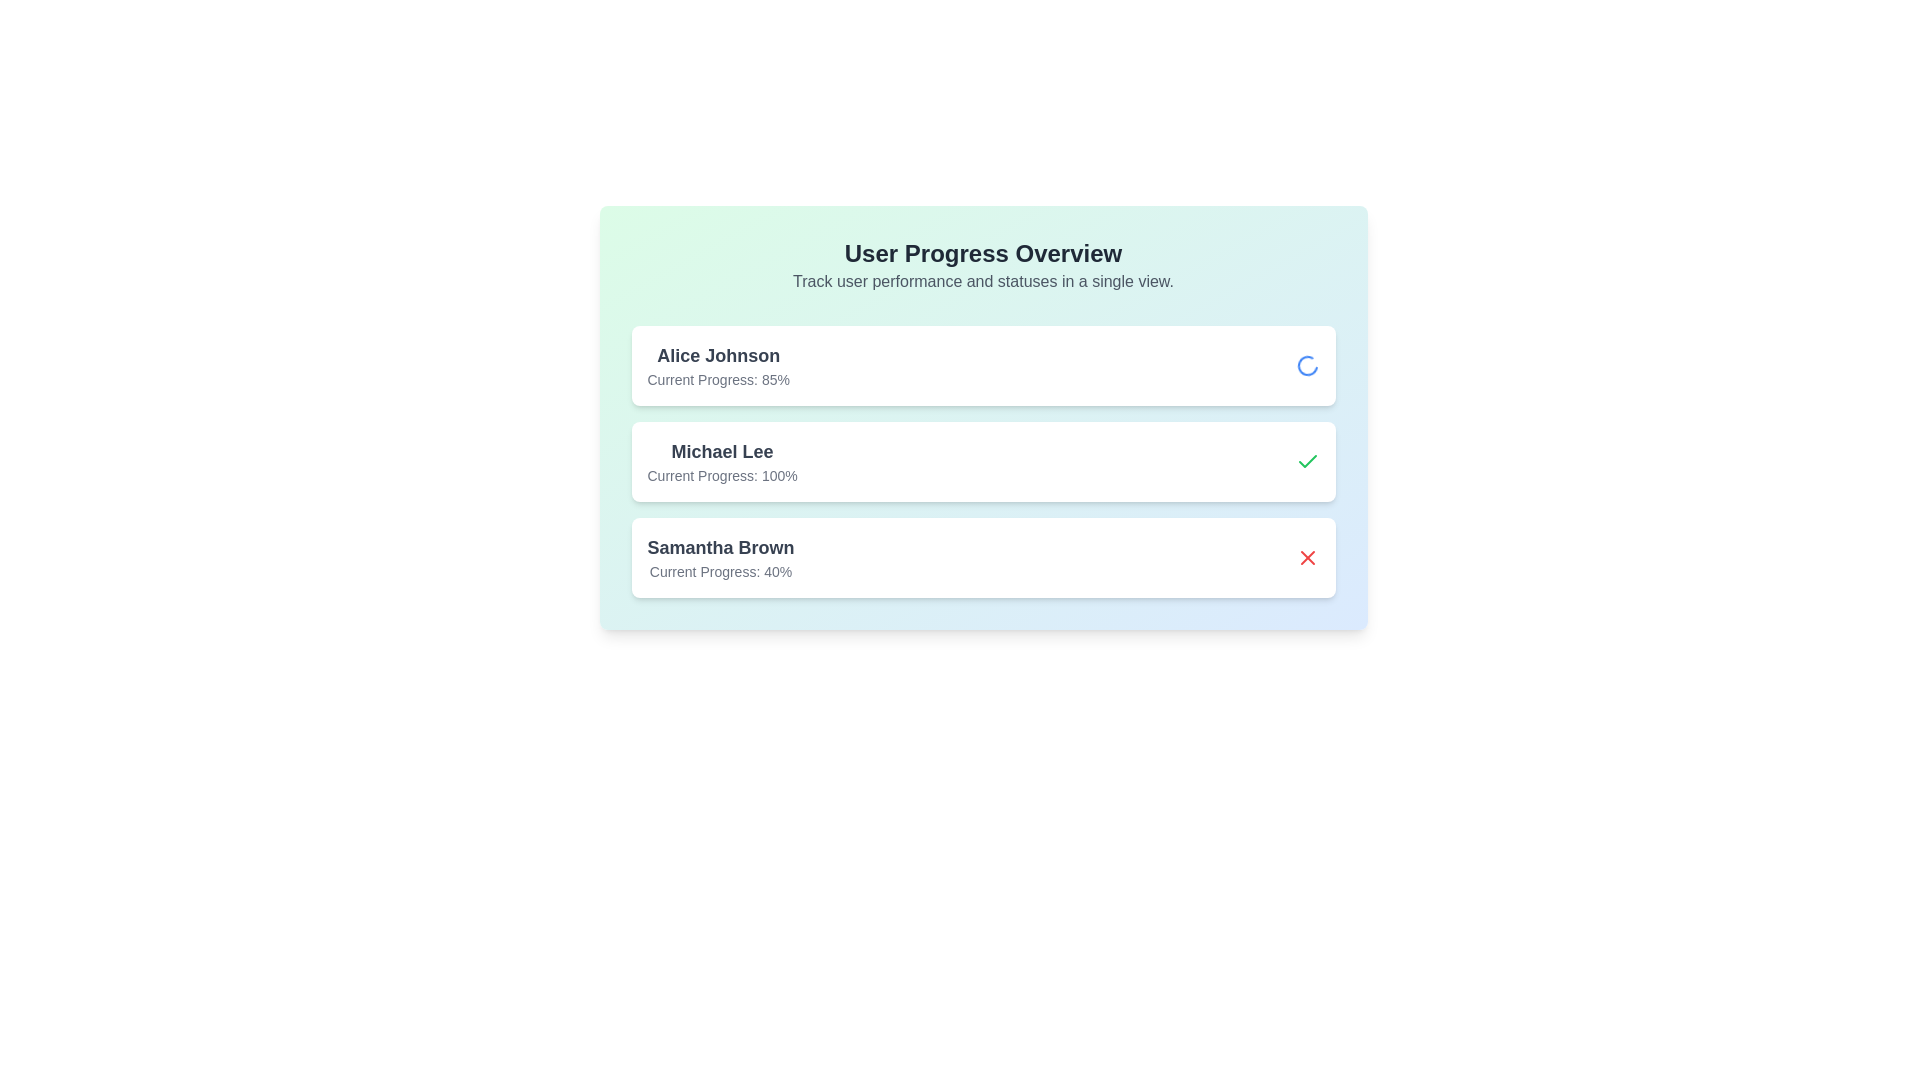 Image resolution: width=1920 pixels, height=1080 pixels. Describe the element at coordinates (720, 547) in the screenshot. I see `the 'Samantha Brown' text label` at that location.